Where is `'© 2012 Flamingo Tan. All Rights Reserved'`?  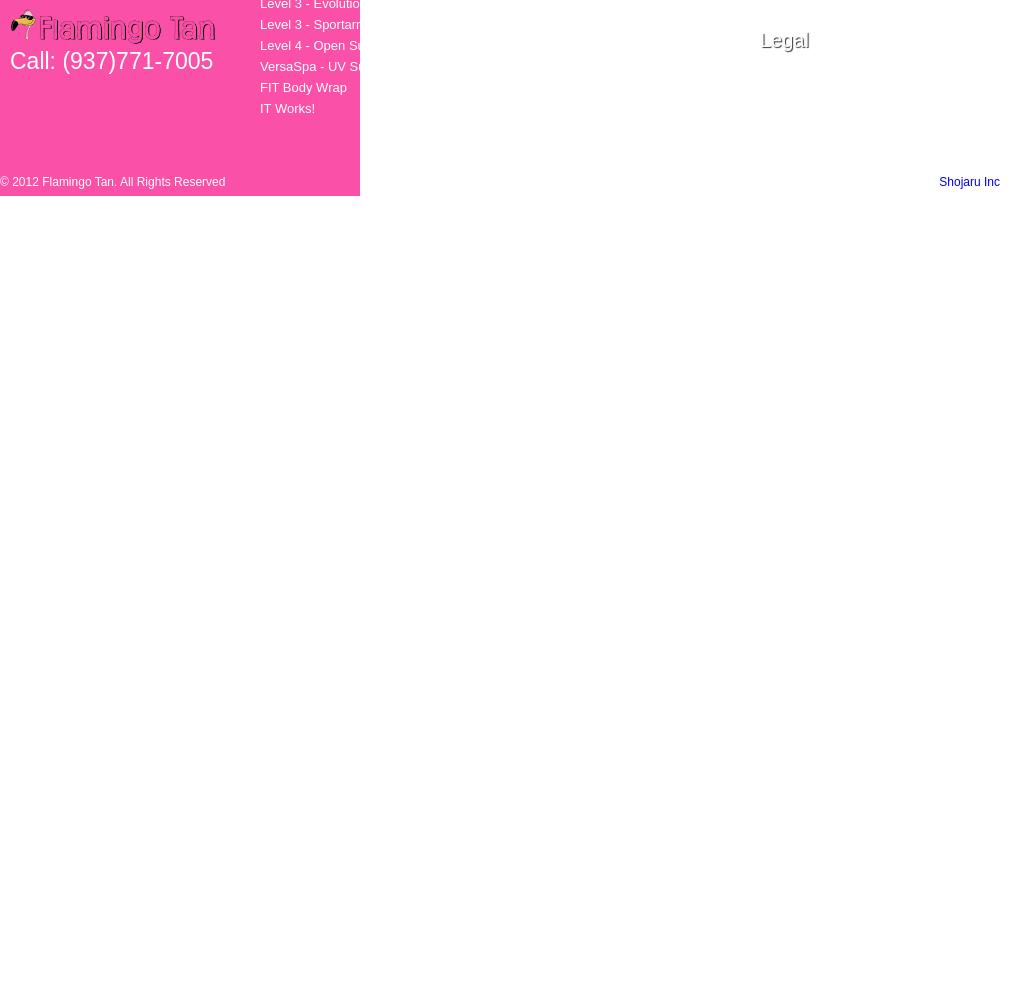
'© 2012 Flamingo Tan. All Rights Reserved' is located at coordinates (0, 182).